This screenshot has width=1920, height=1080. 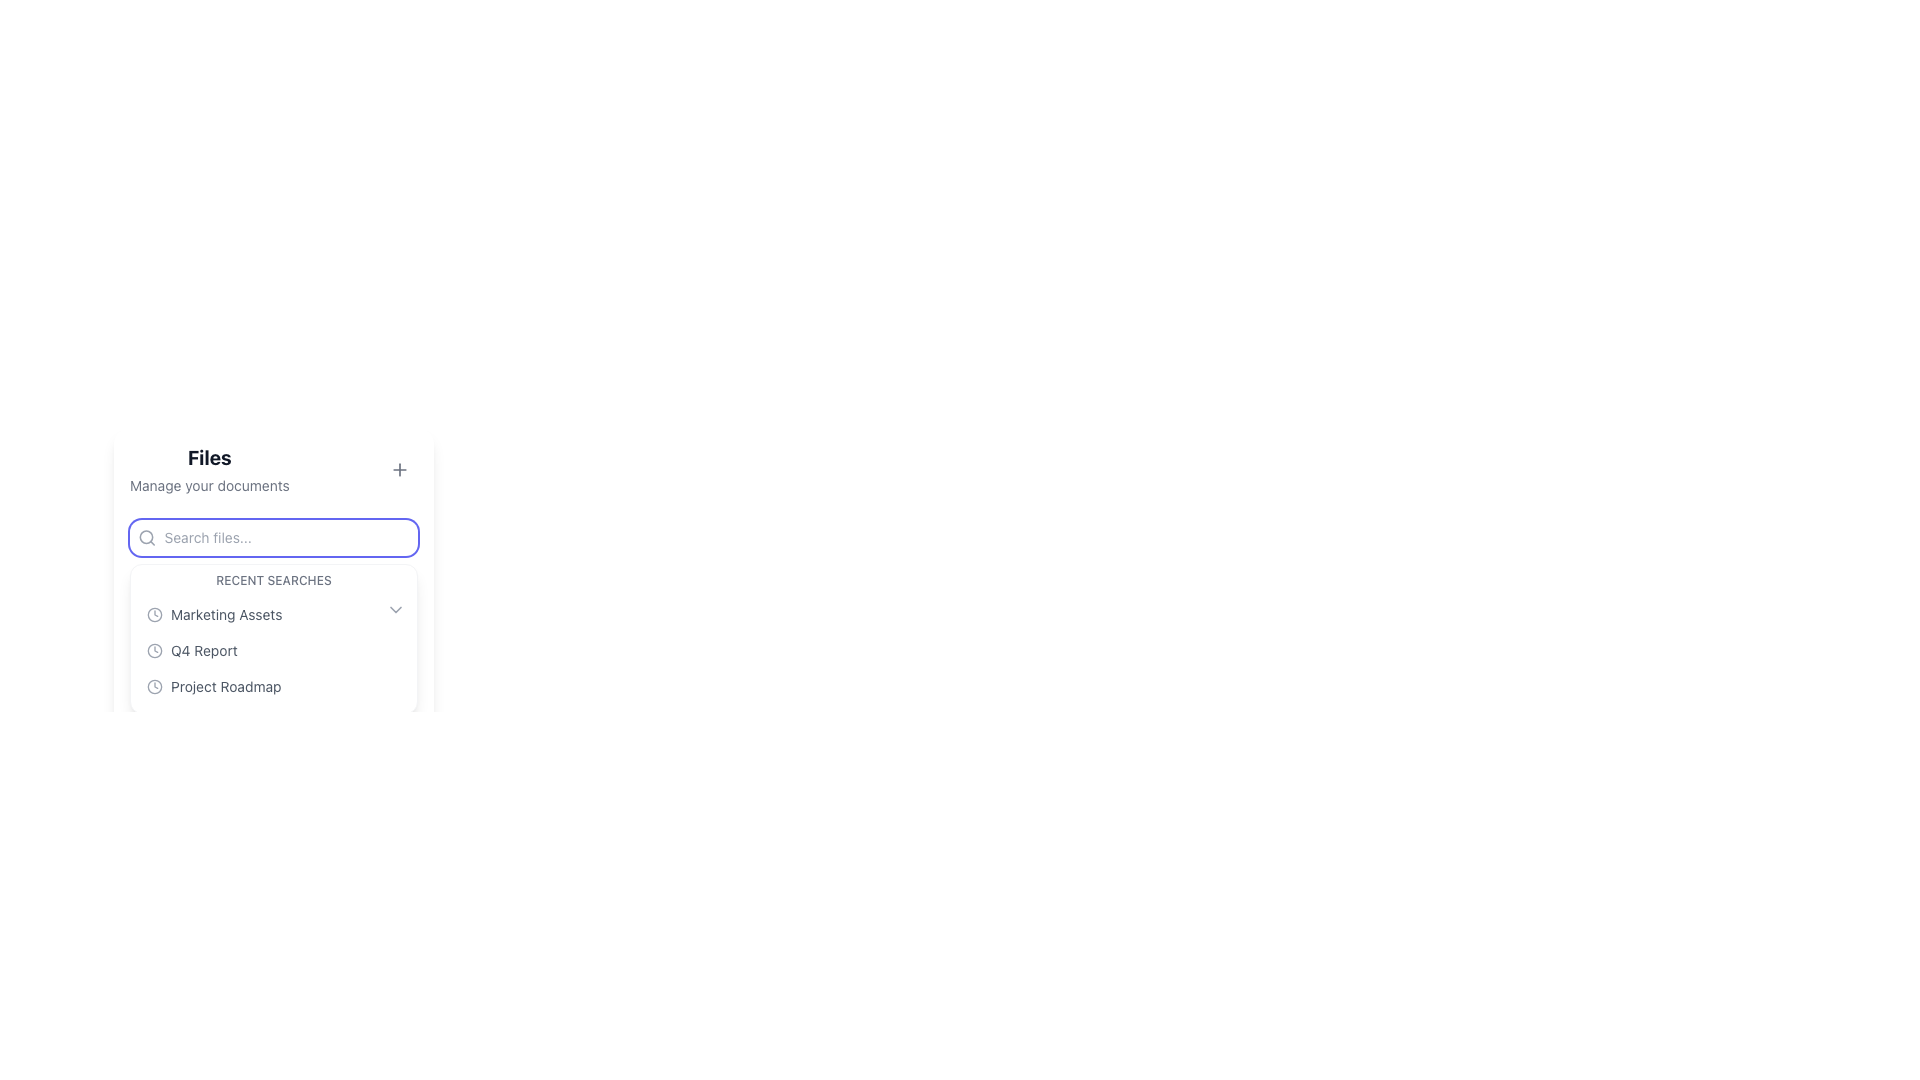 I want to click on the second list item, so click(x=272, y=741).